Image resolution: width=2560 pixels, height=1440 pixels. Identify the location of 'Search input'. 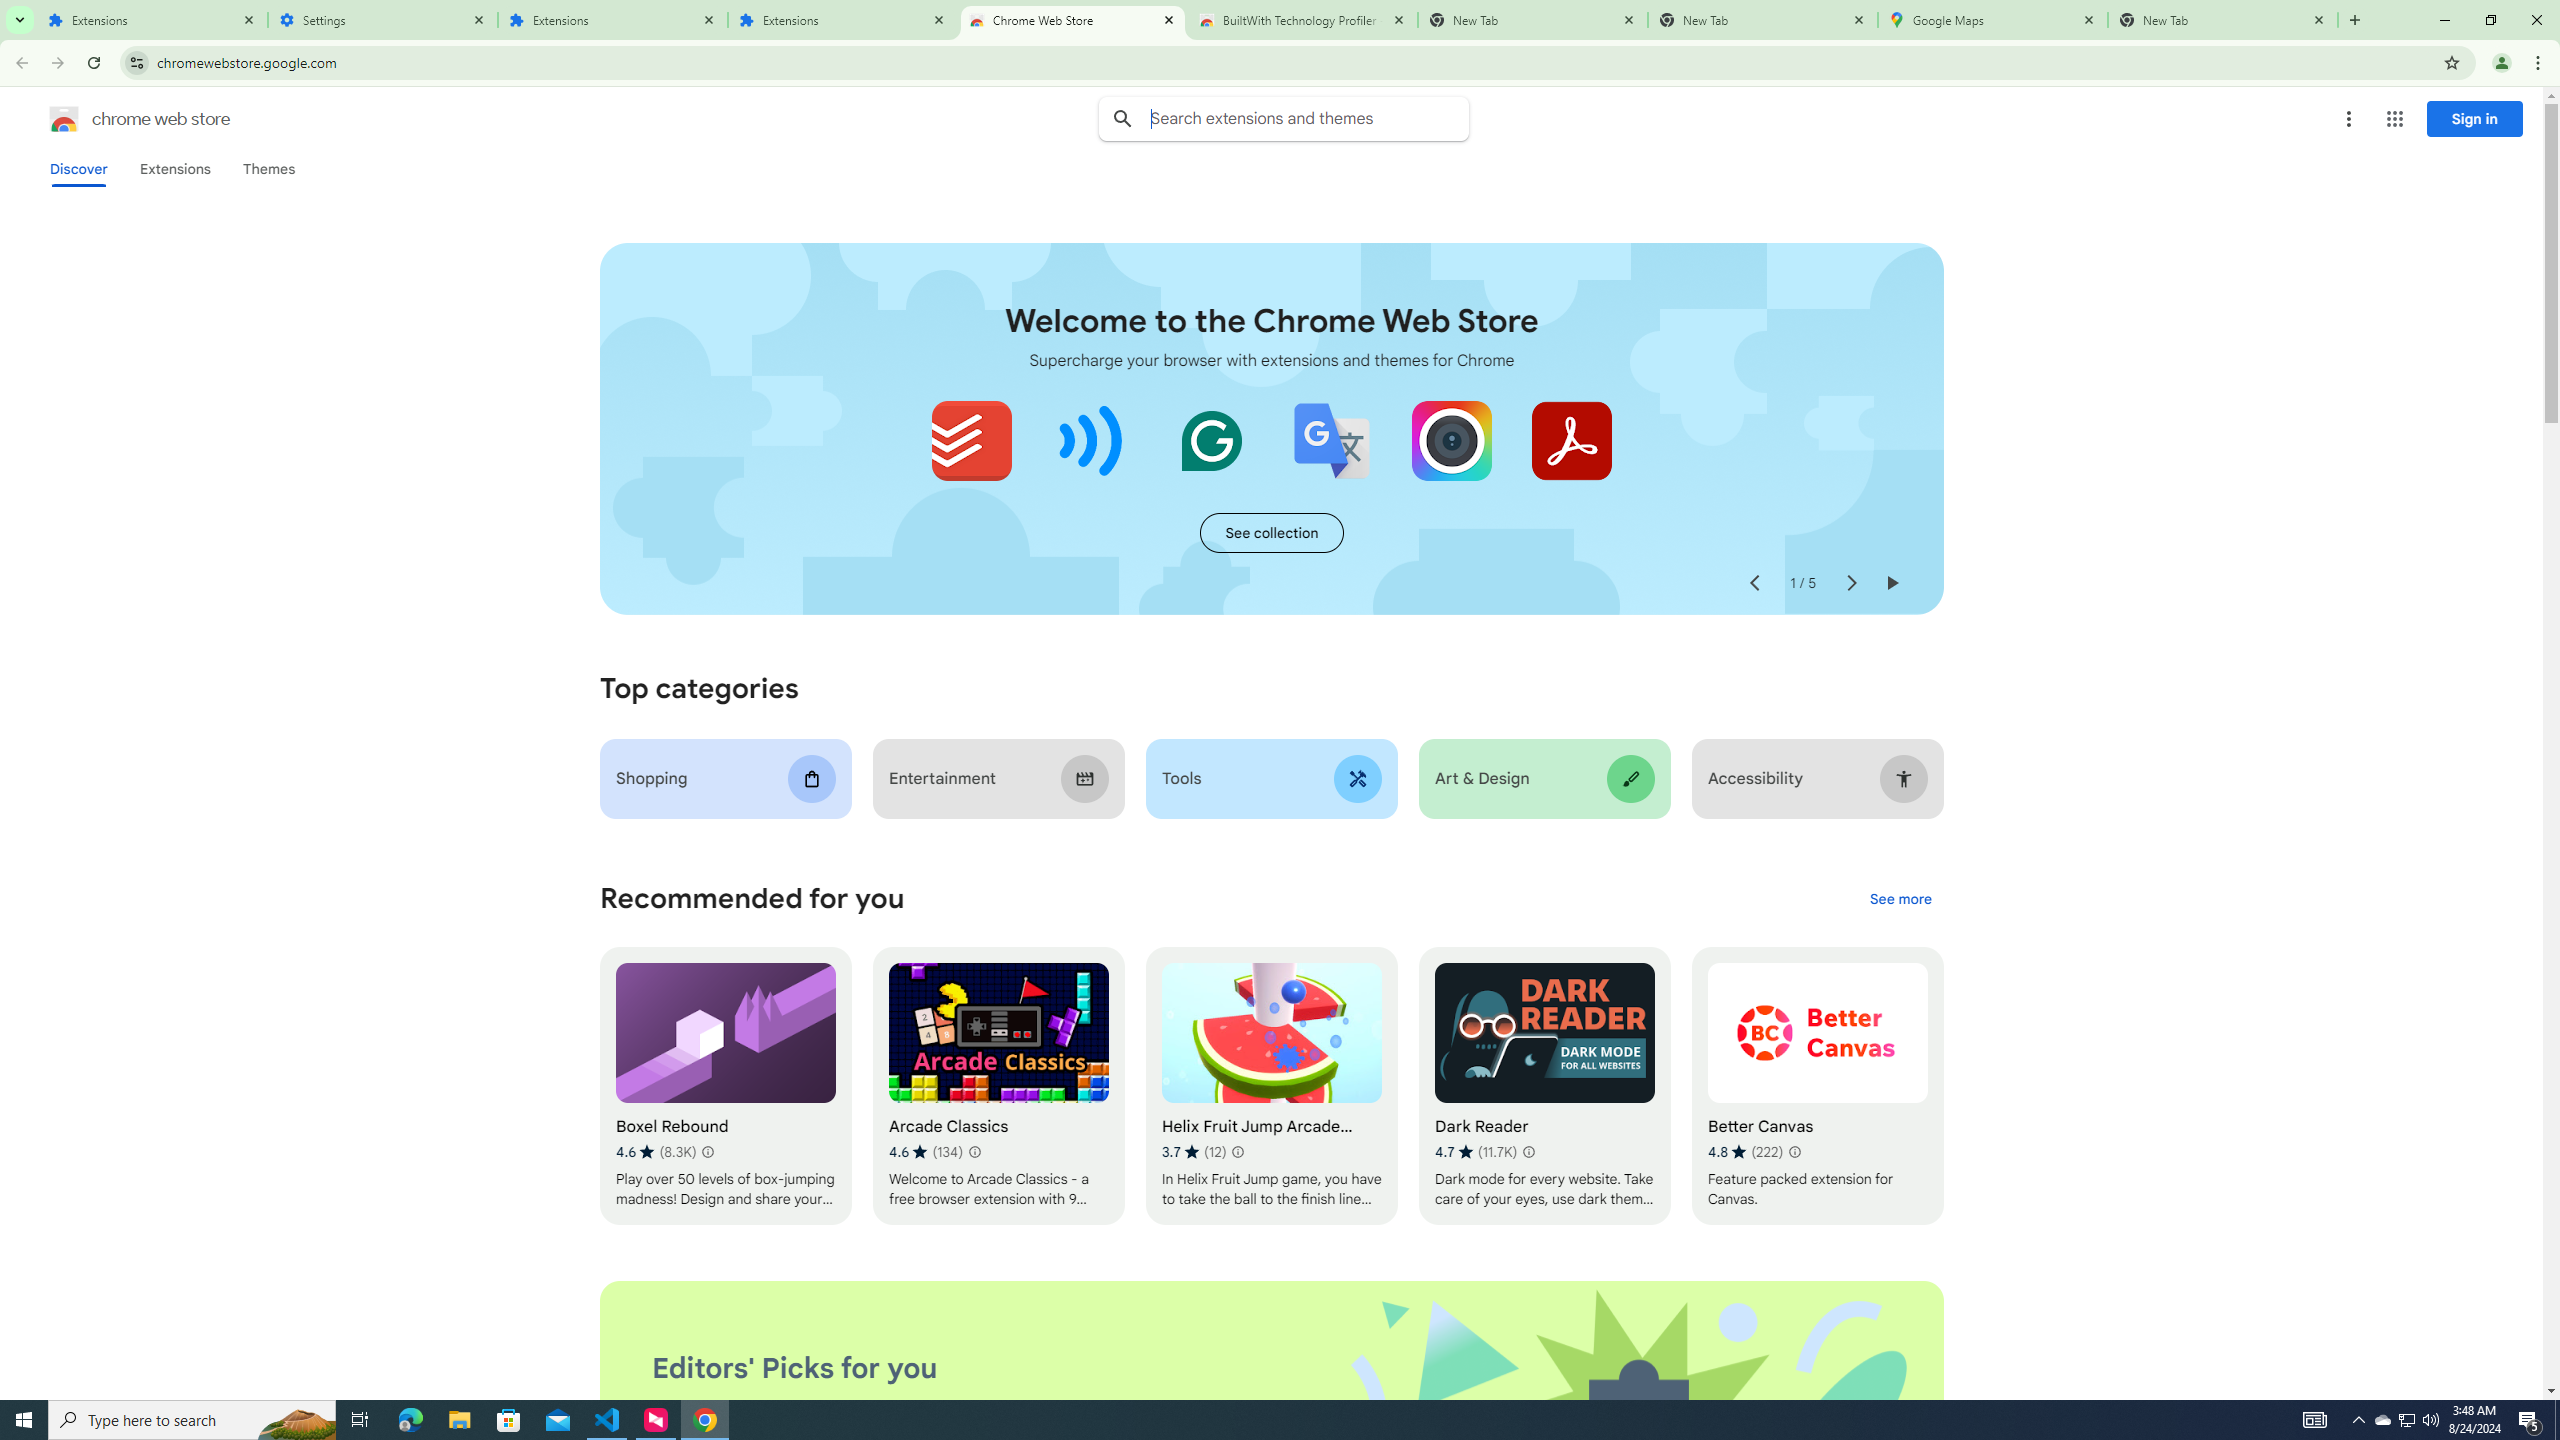
(1308, 118).